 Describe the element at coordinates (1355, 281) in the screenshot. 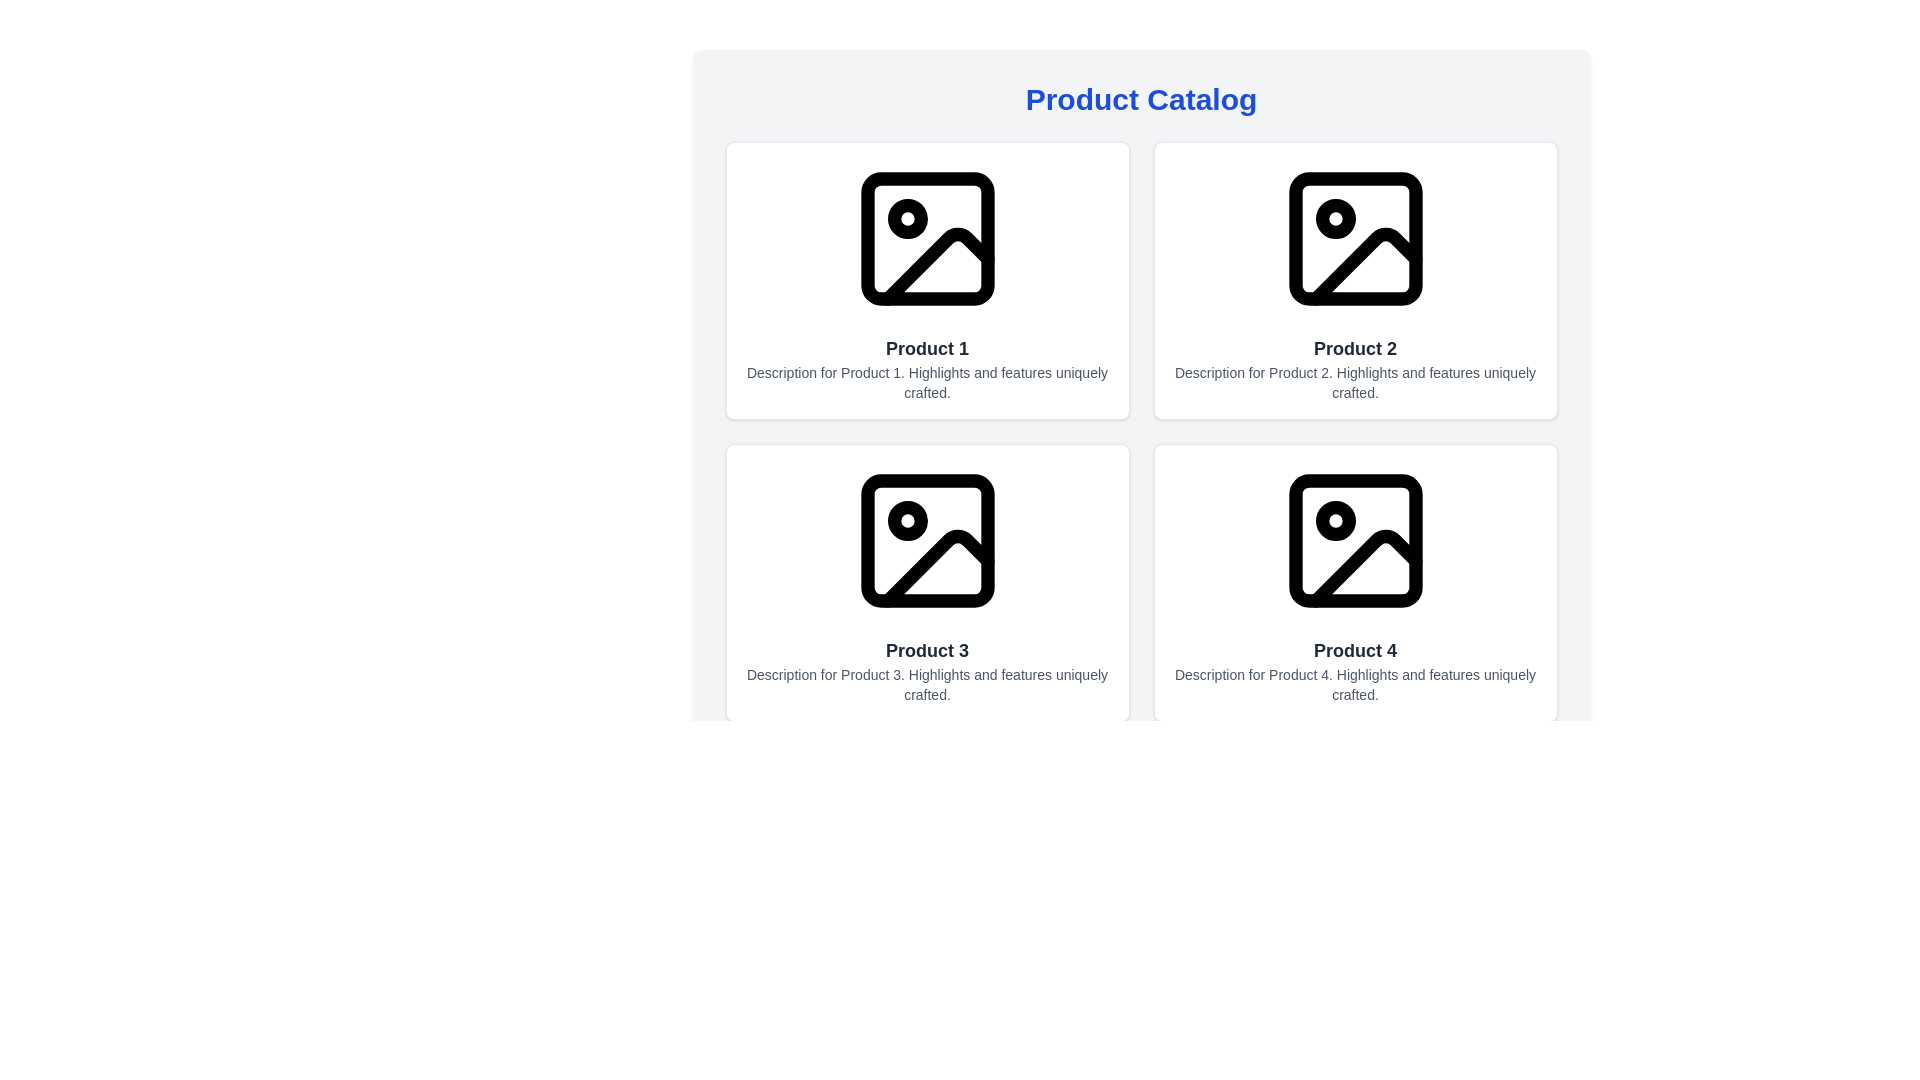

I see `the card element featuring the title 'Product 2', which includes an image placeholder icon at the top and a description beneath` at that location.